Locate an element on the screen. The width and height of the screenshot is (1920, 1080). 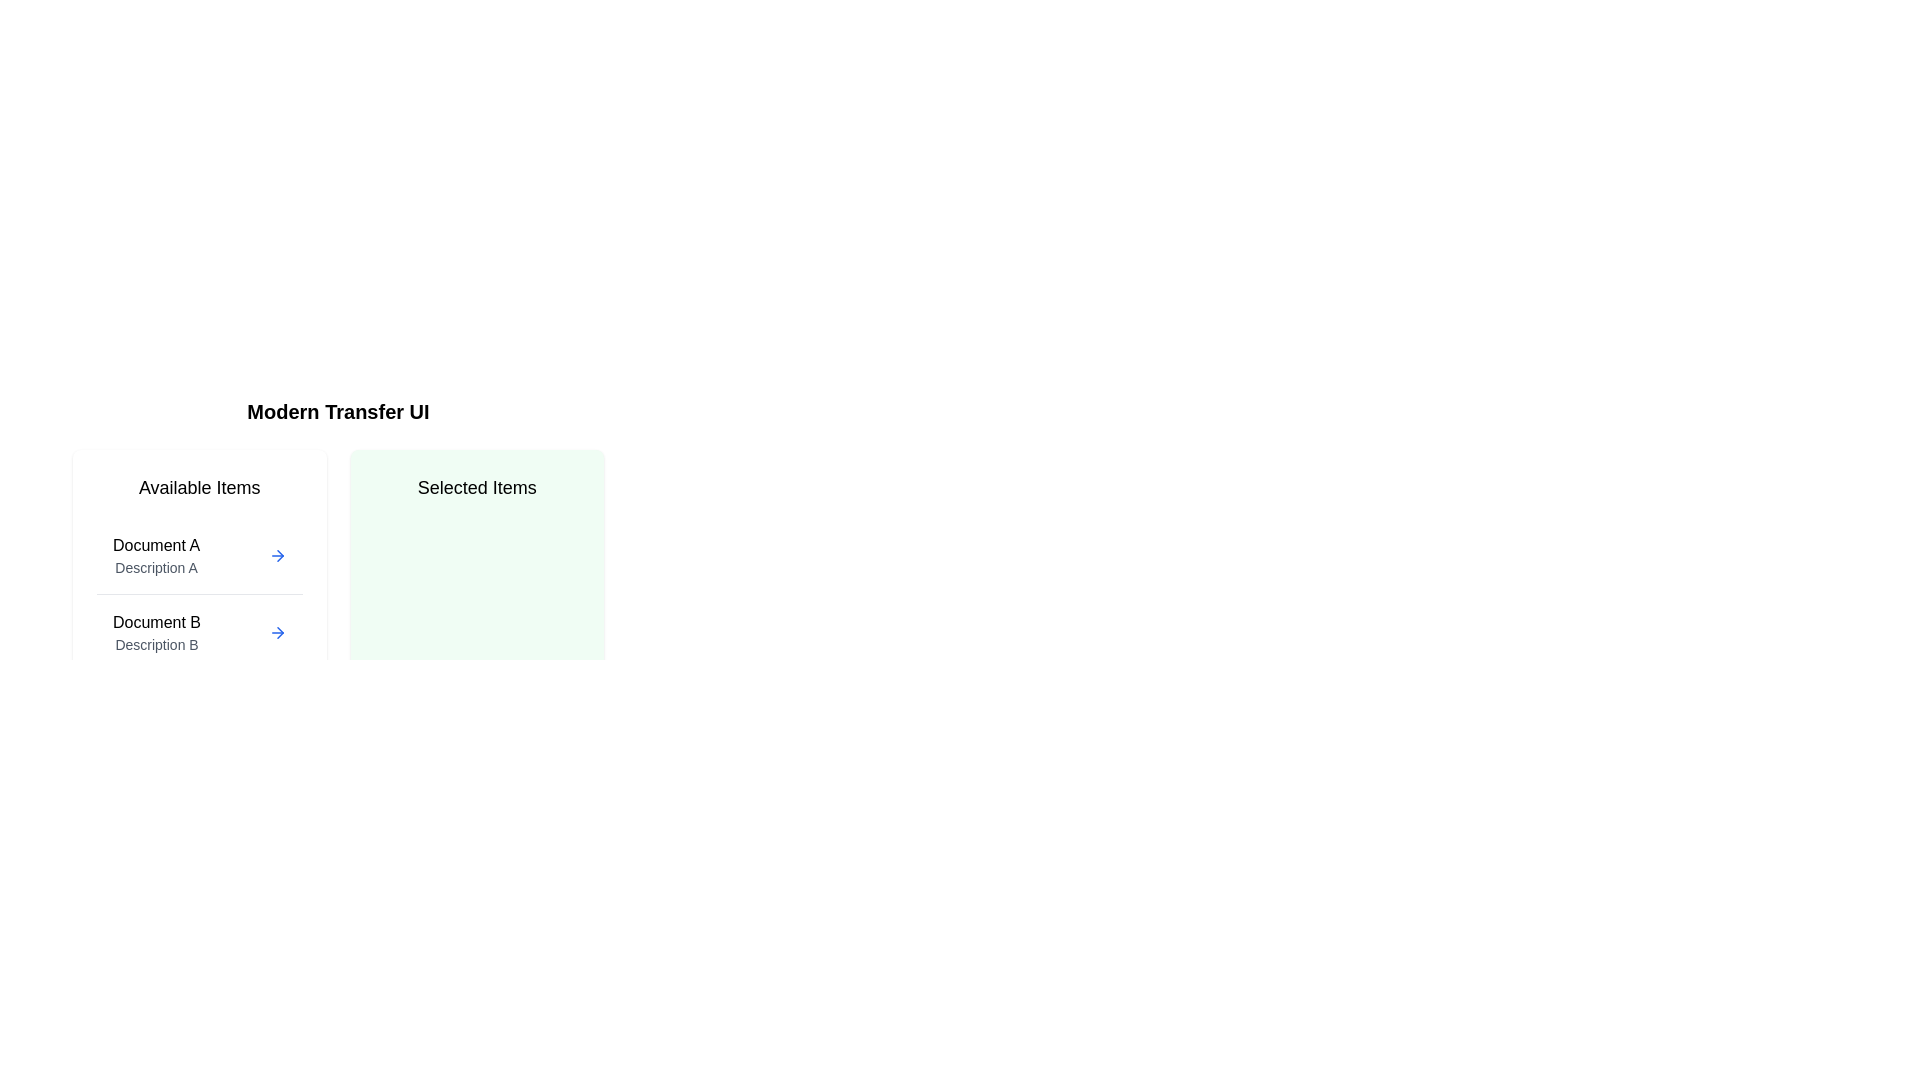
the first entry in the 'Available Items' list is located at coordinates (199, 556).